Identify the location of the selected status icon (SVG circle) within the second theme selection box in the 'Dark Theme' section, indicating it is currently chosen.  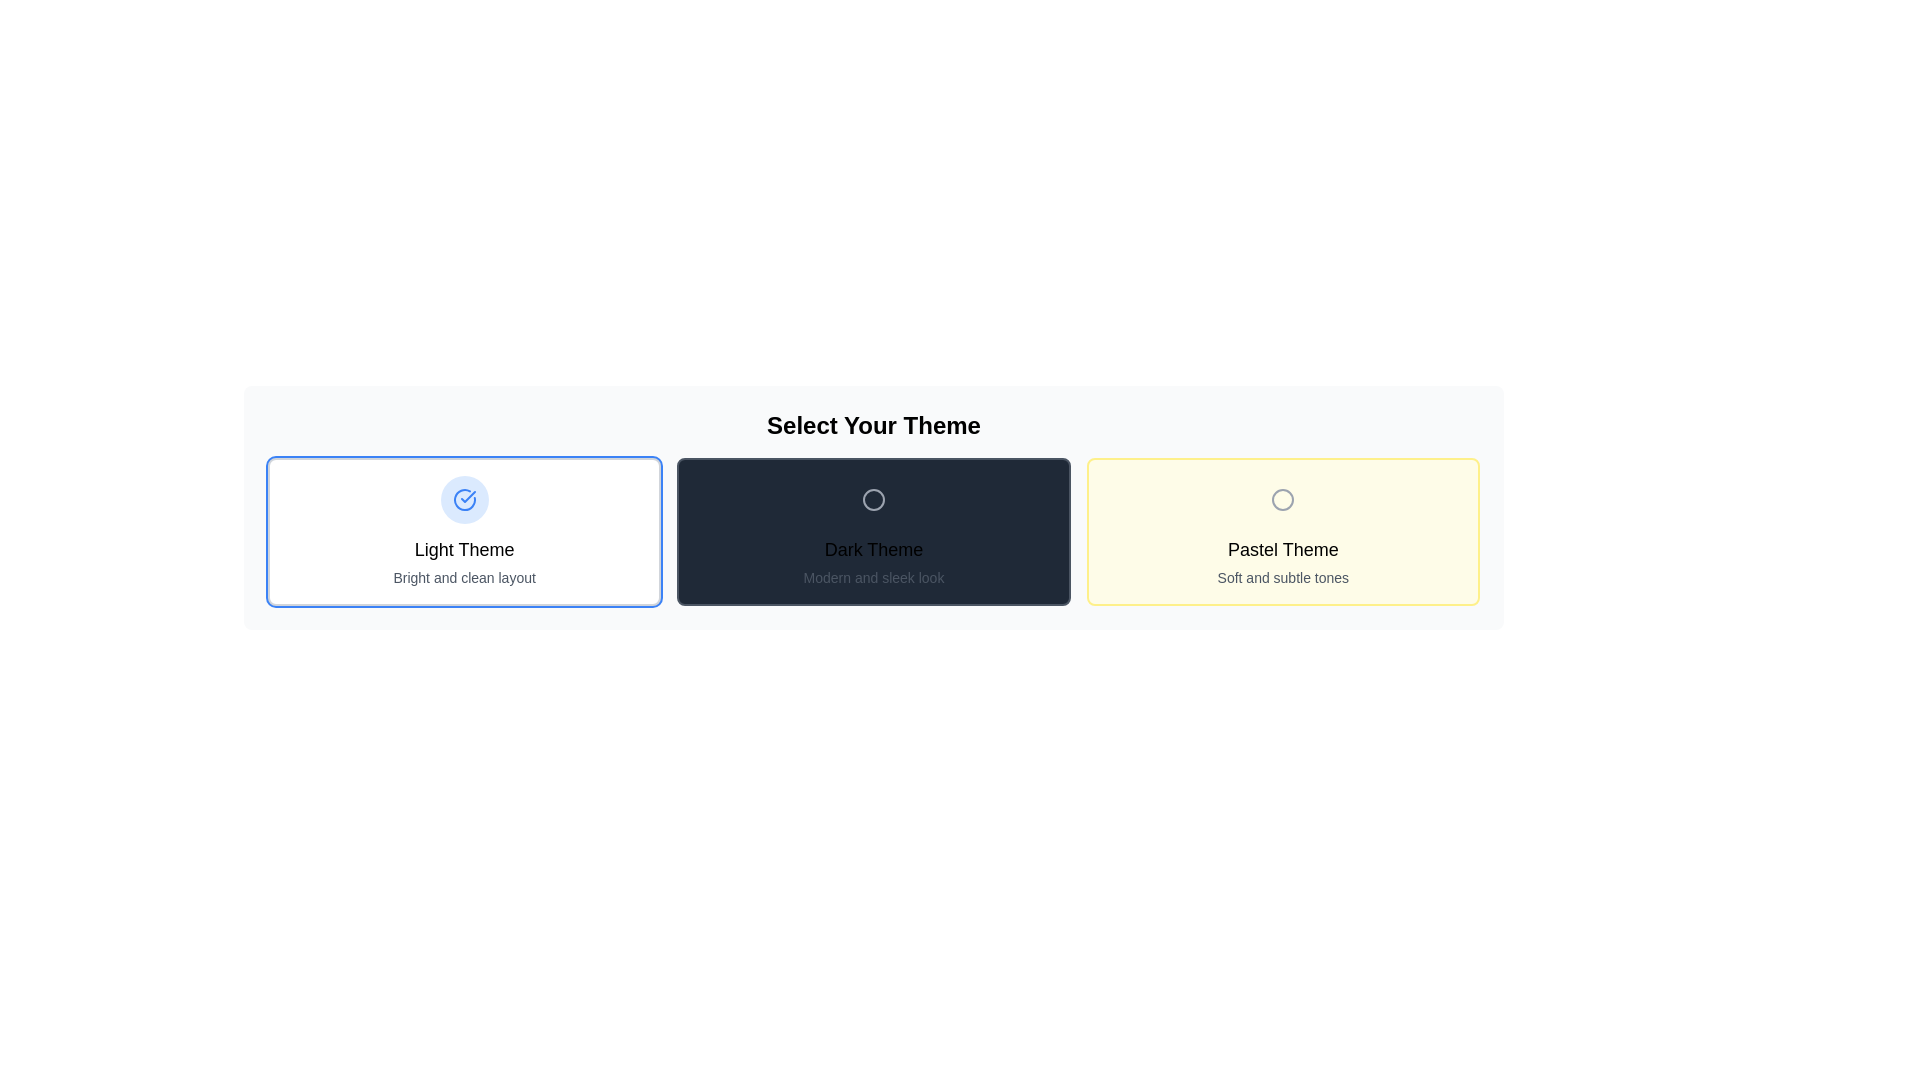
(873, 499).